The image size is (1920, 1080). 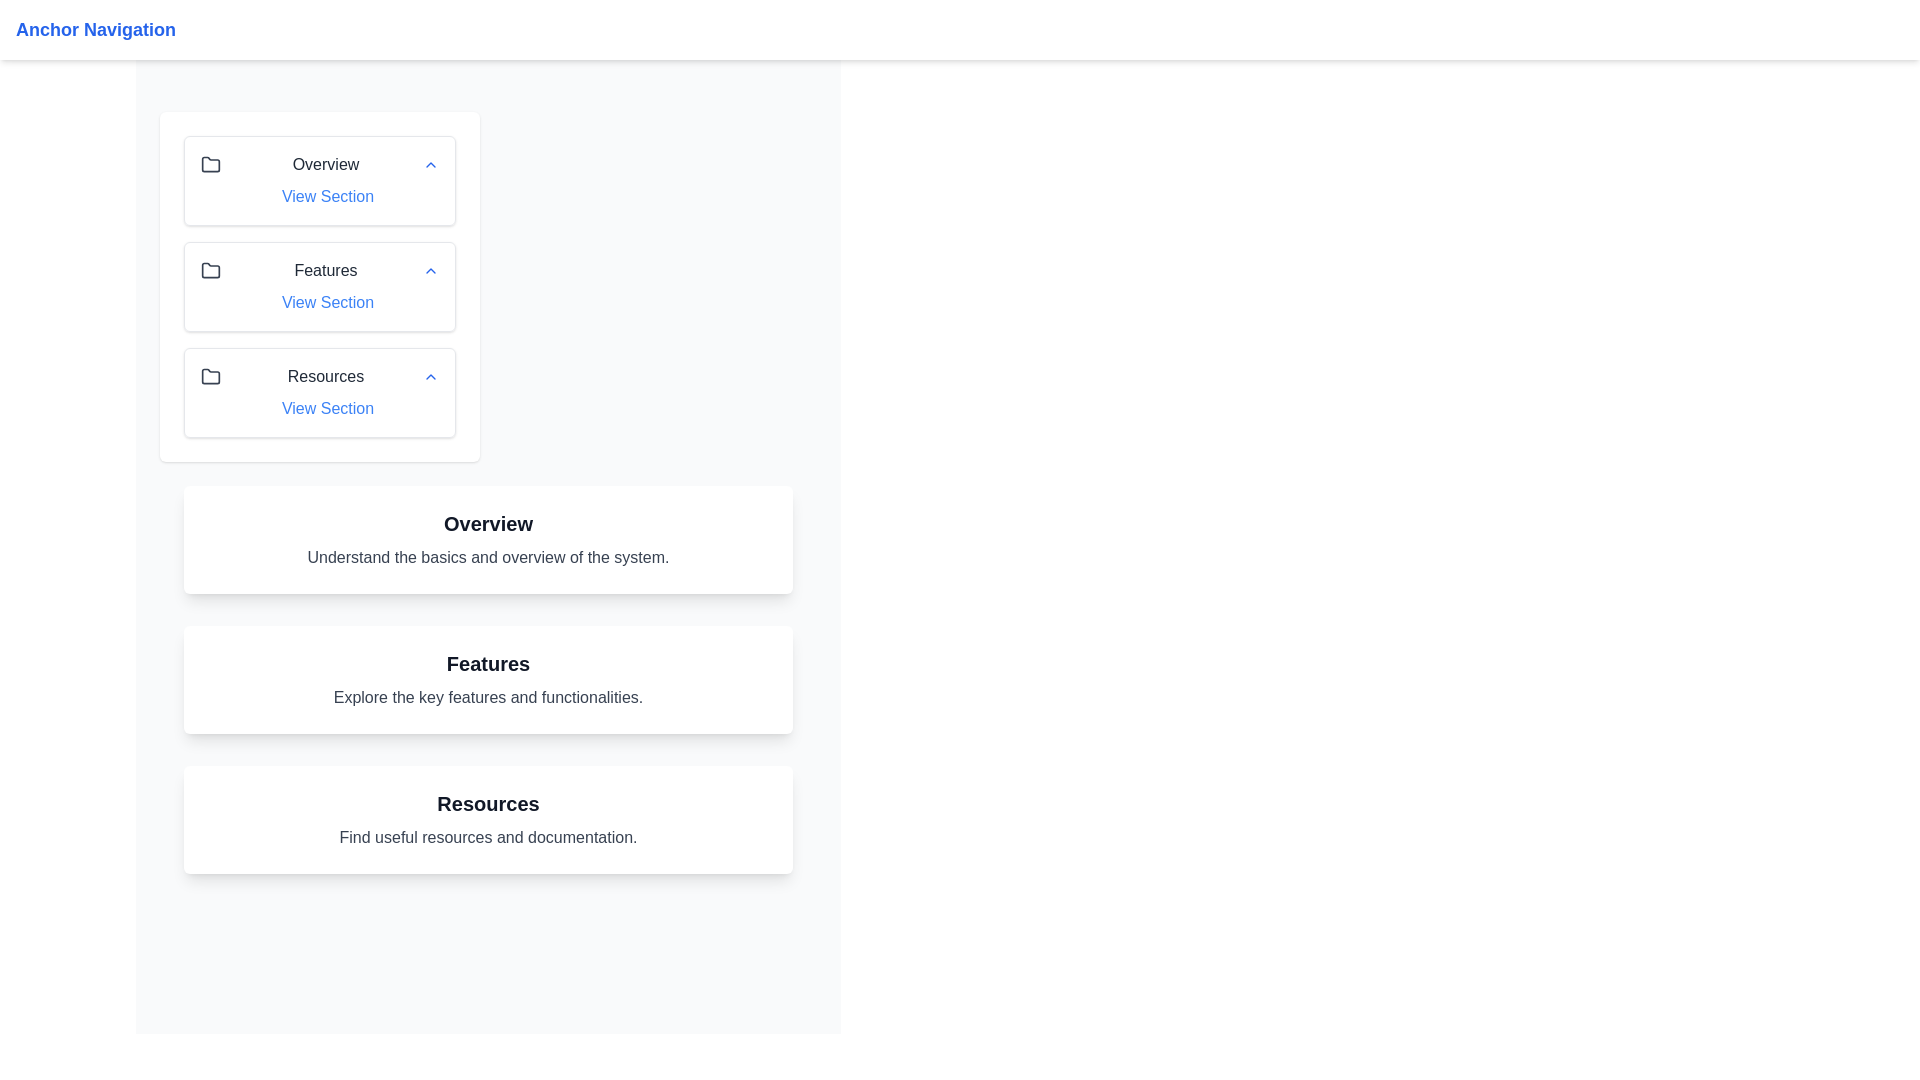 What do you see at coordinates (327, 407) in the screenshot?
I see `the hyperlink labeled 'View Section' located in the 'Resources' section of the left-hand navigation menu` at bounding box center [327, 407].